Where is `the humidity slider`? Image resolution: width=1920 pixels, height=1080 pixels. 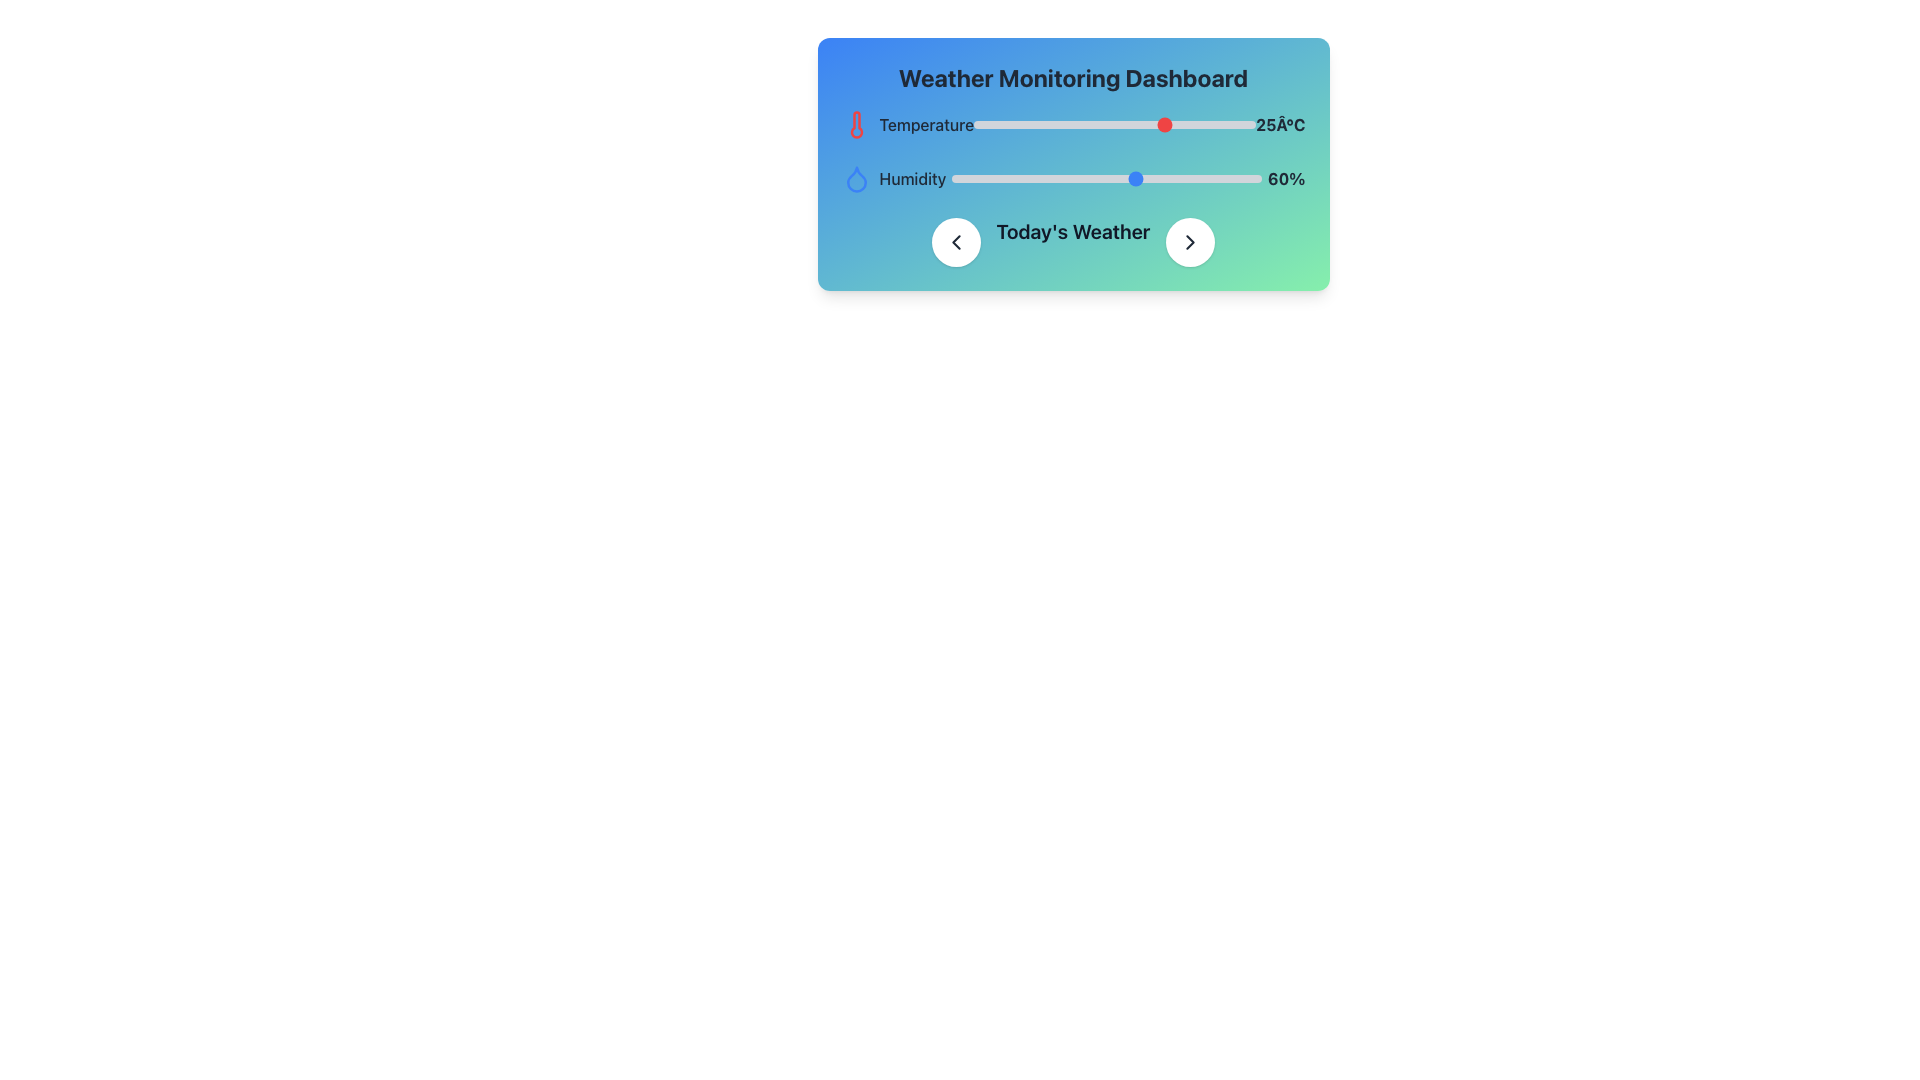 the humidity slider is located at coordinates (1084, 177).